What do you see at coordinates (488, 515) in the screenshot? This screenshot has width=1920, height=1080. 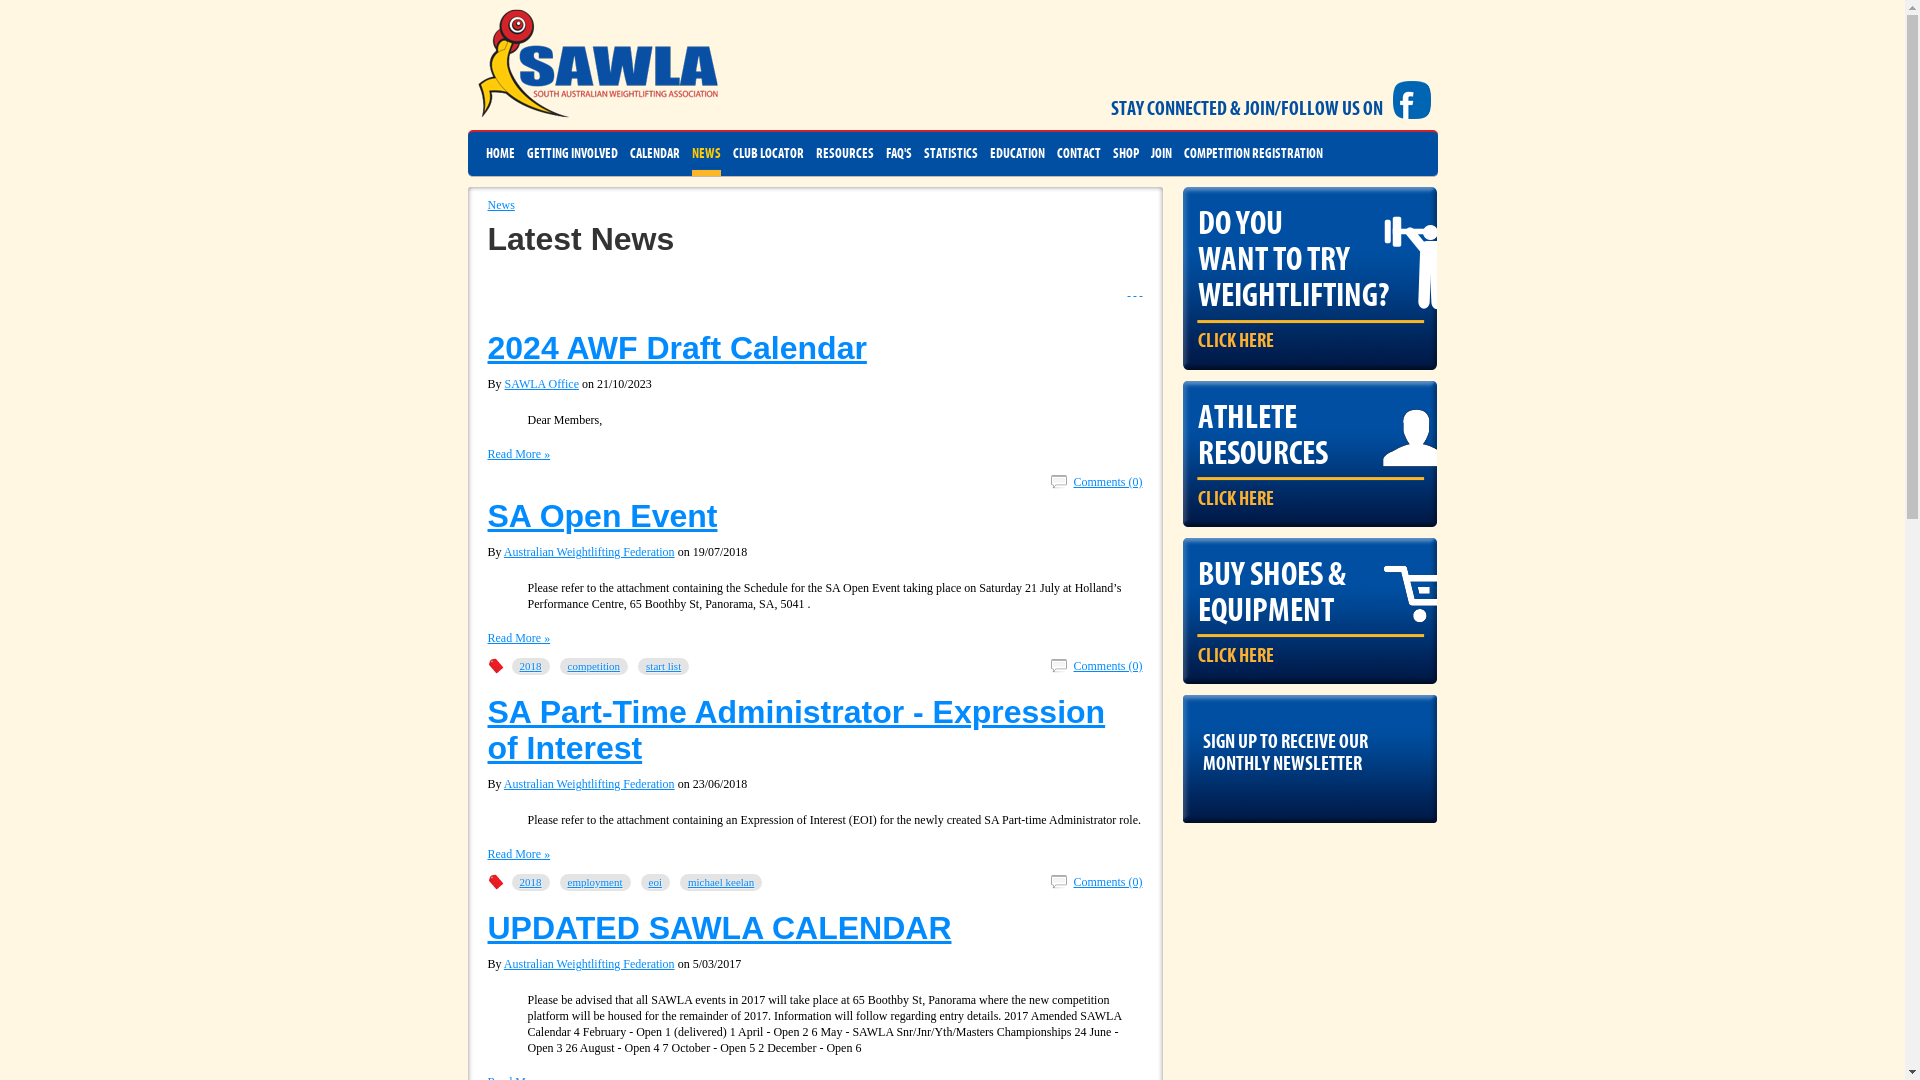 I see `'SA Open Event'` at bounding box center [488, 515].